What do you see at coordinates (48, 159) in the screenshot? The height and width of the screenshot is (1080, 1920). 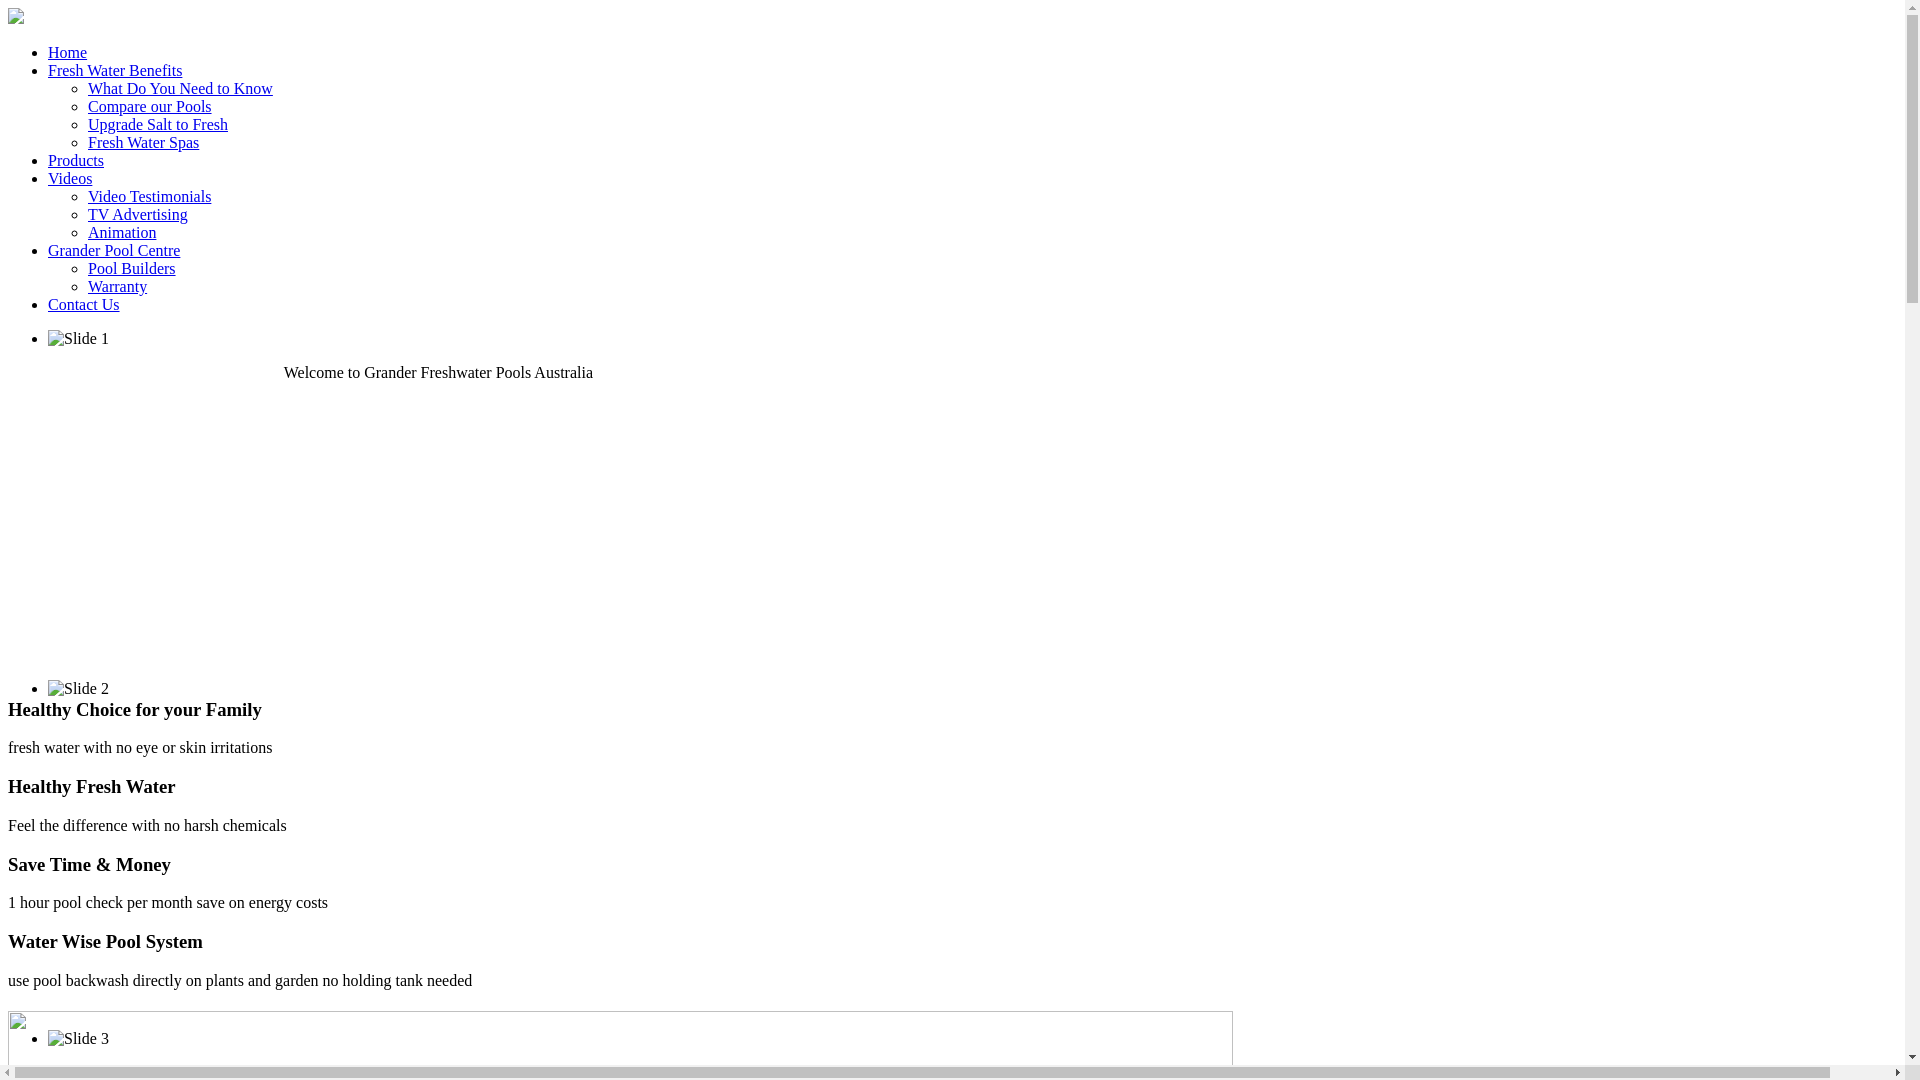 I see `'Products'` at bounding box center [48, 159].